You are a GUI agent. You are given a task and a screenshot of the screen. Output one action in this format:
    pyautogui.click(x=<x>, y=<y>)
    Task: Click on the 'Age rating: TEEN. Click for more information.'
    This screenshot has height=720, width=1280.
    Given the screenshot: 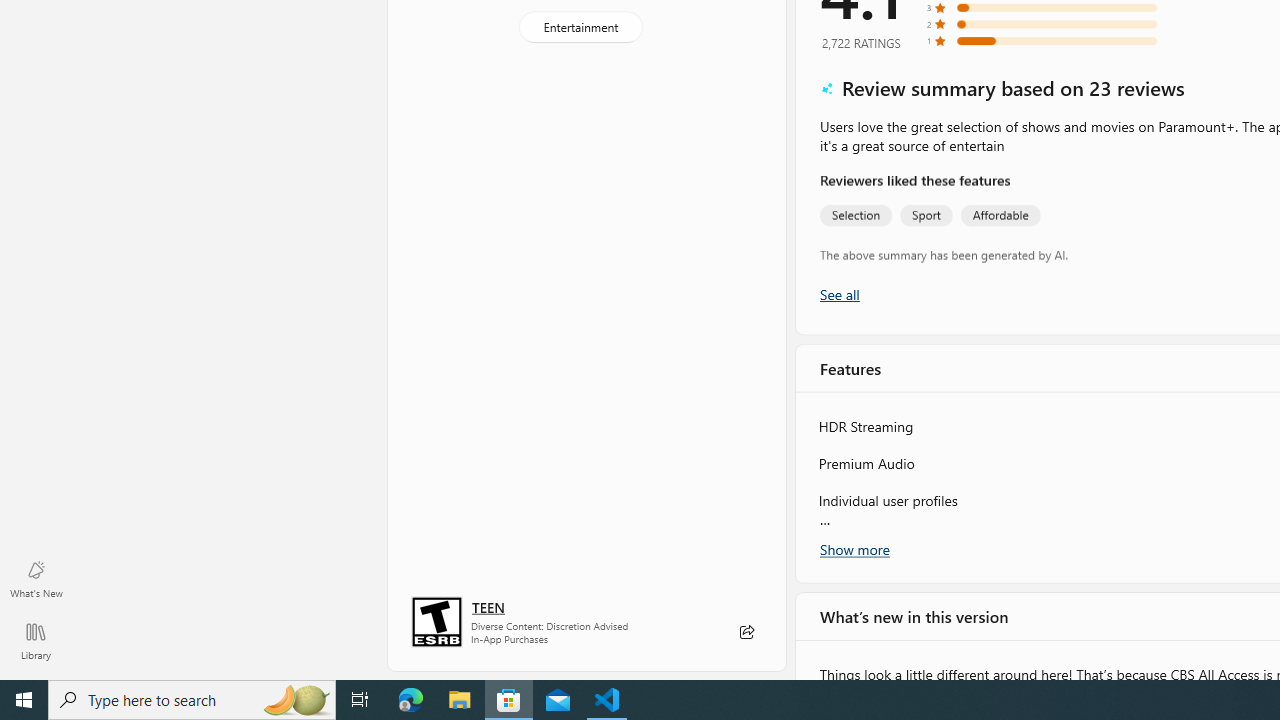 What is the action you would take?
    pyautogui.click(x=488, y=605)
    